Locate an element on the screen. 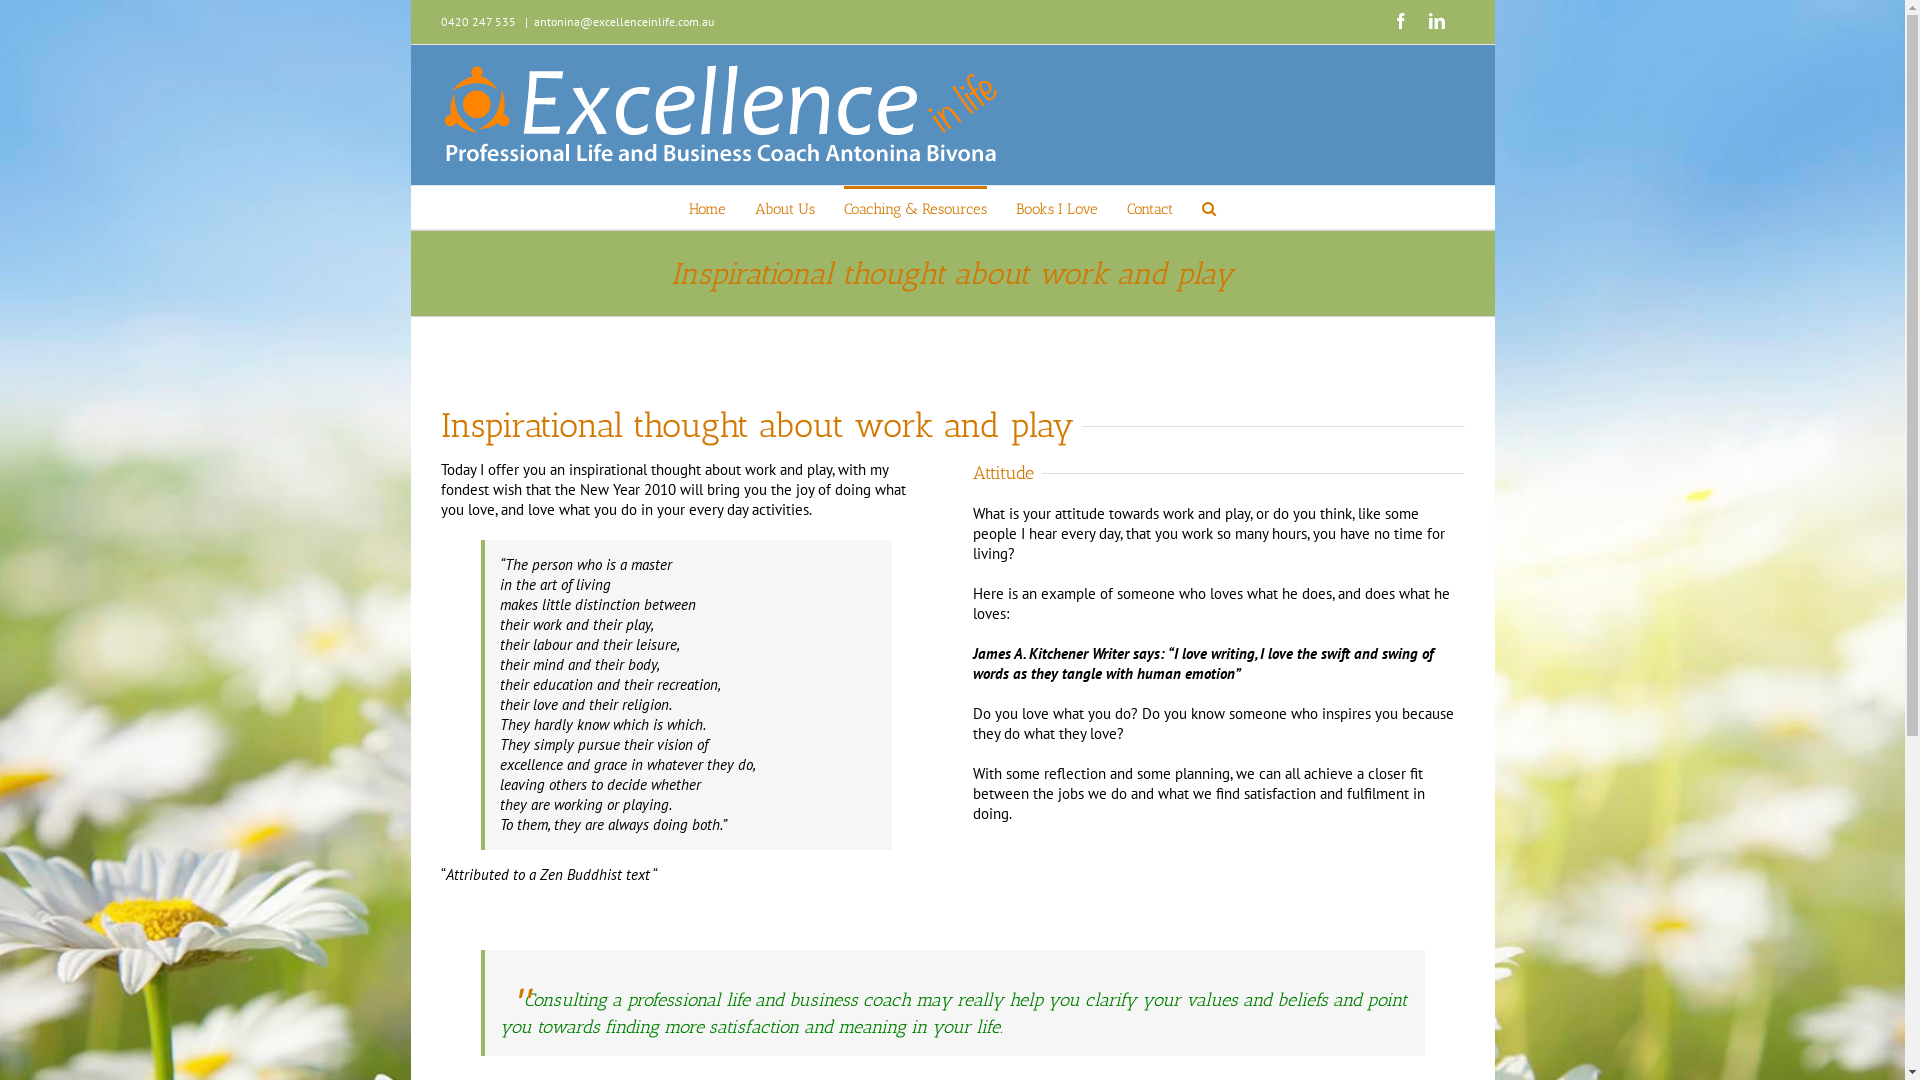 Image resolution: width=1920 pixels, height=1080 pixels. 'Contact' is located at coordinates (1150, 207).